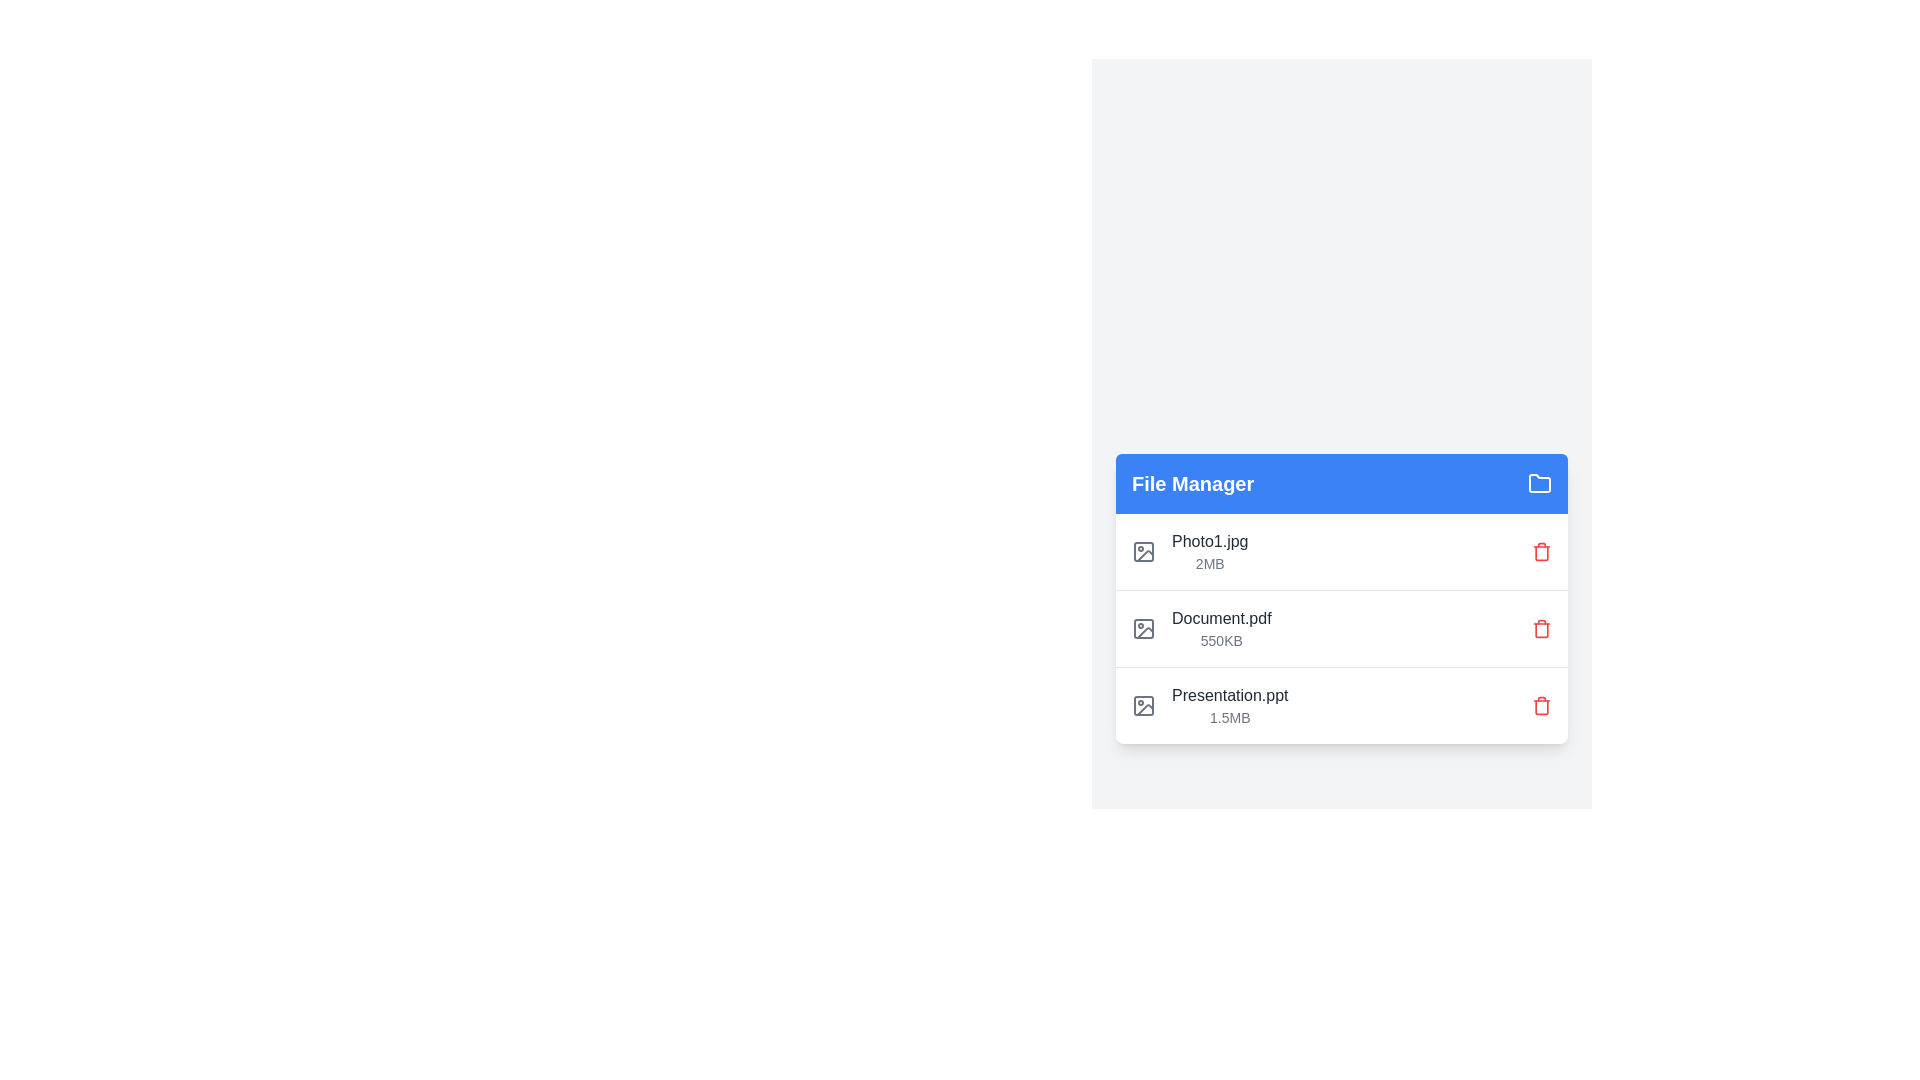 This screenshot has width=1920, height=1080. Describe the element at coordinates (1342, 704) in the screenshot. I see `to select the file entry row displaying 'Presentation.ppt' with a file size of '1.5MB' in the file manager interface` at that location.